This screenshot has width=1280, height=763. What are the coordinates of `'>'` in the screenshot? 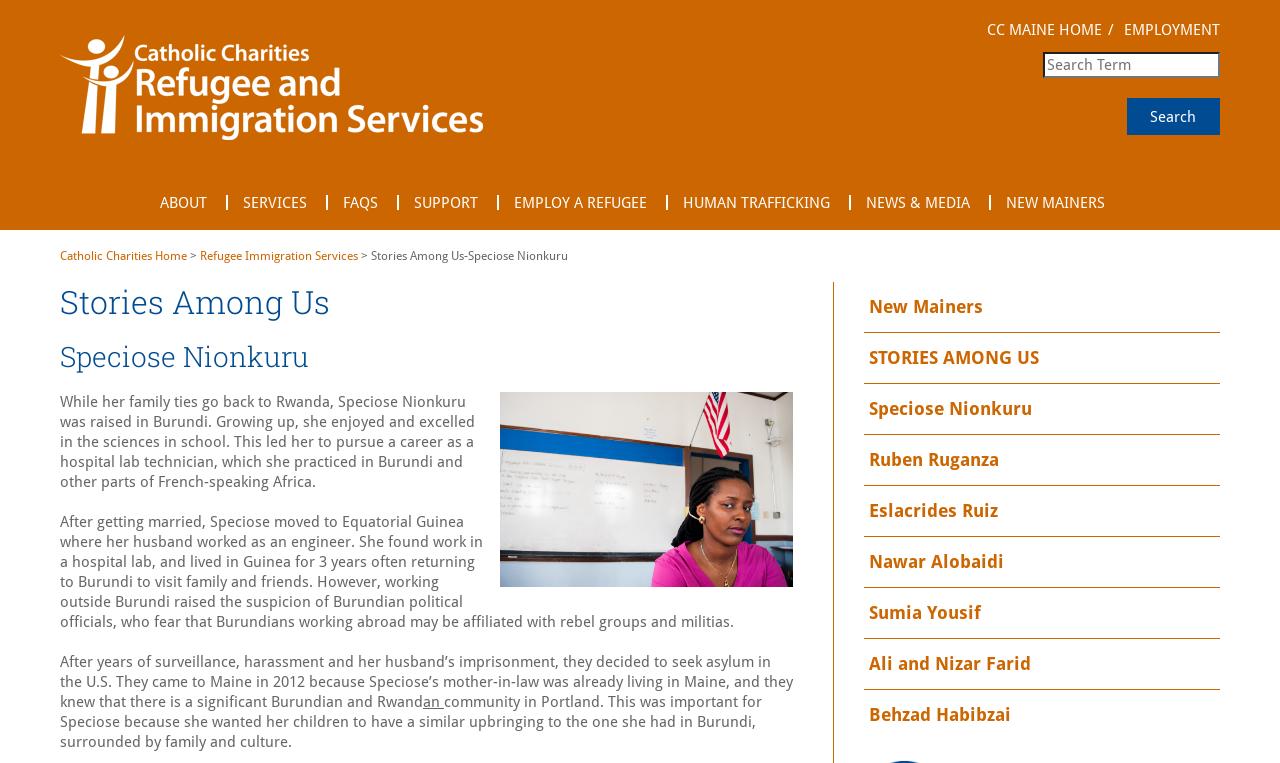 It's located at (193, 254).